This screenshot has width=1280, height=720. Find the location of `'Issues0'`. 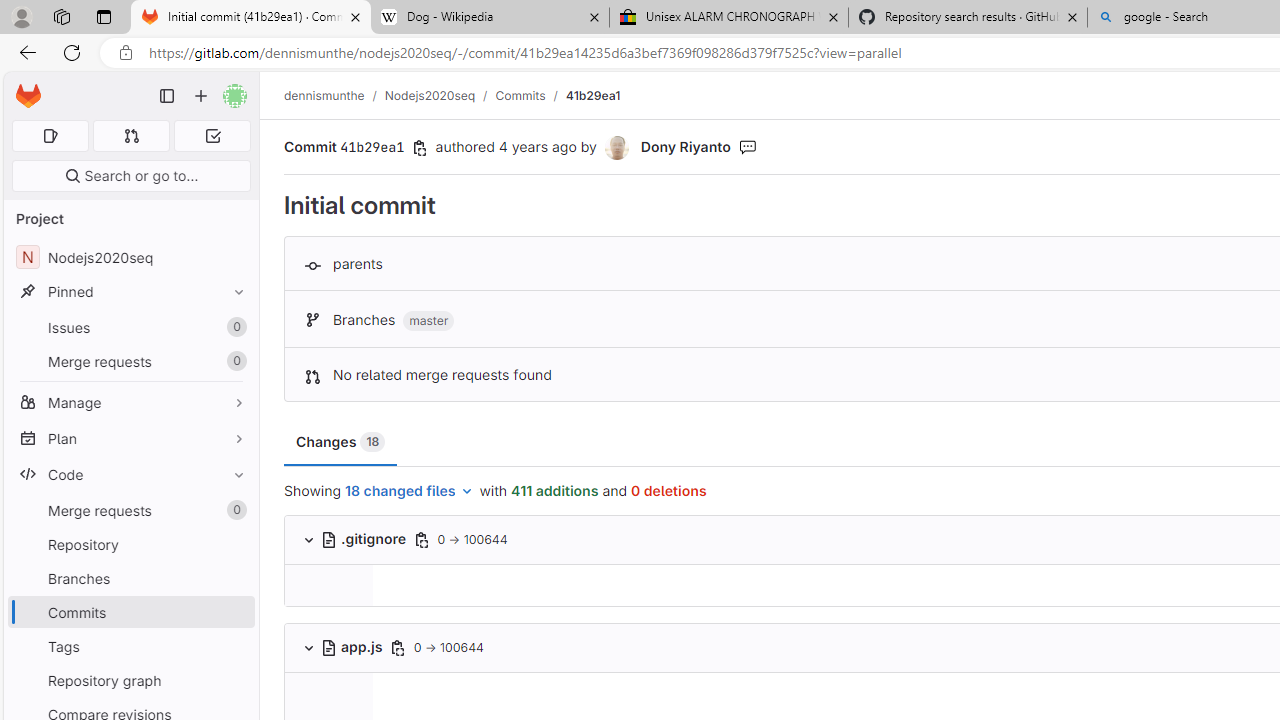

'Issues0' is located at coordinates (130, 326).